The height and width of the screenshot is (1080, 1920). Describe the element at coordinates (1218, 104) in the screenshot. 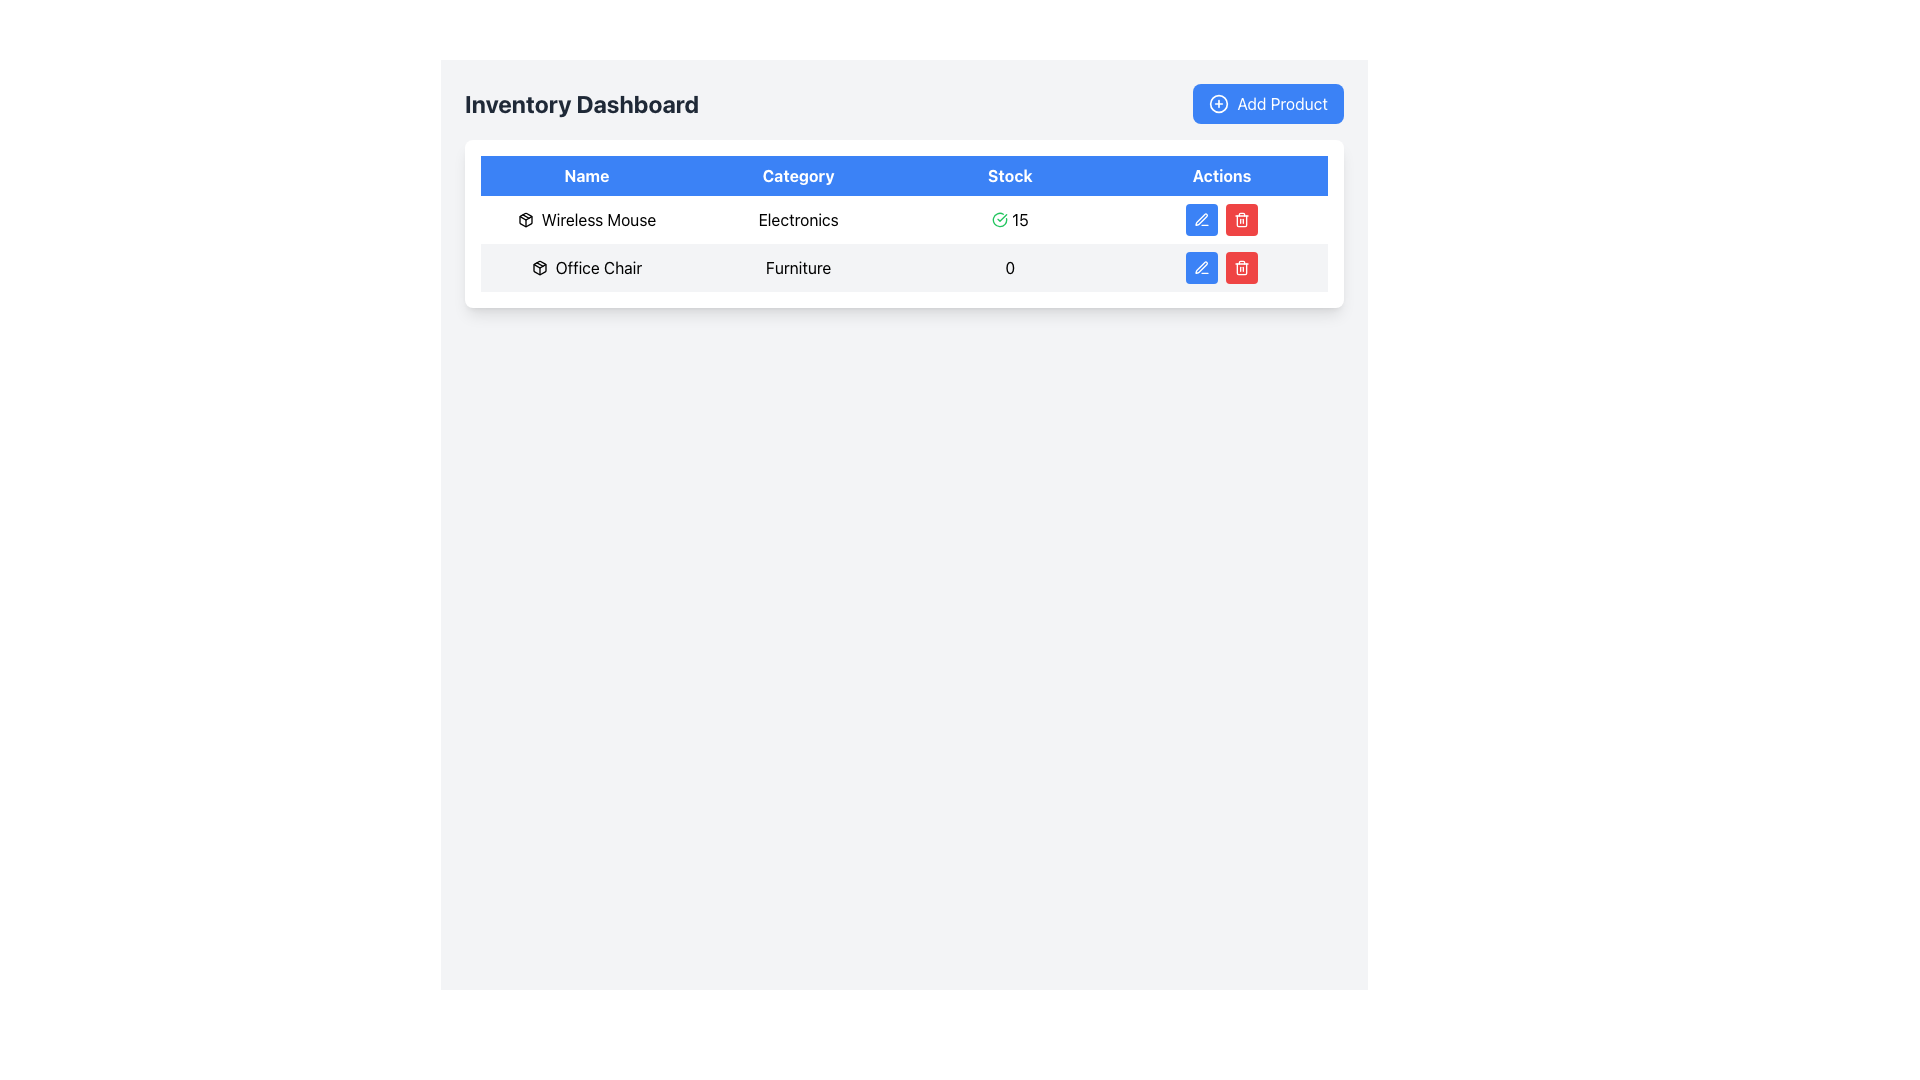

I see `the Circle shape in the SVG icon of the 'Add Product' button, which visually represents the '+' action for adding new items or products` at that location.